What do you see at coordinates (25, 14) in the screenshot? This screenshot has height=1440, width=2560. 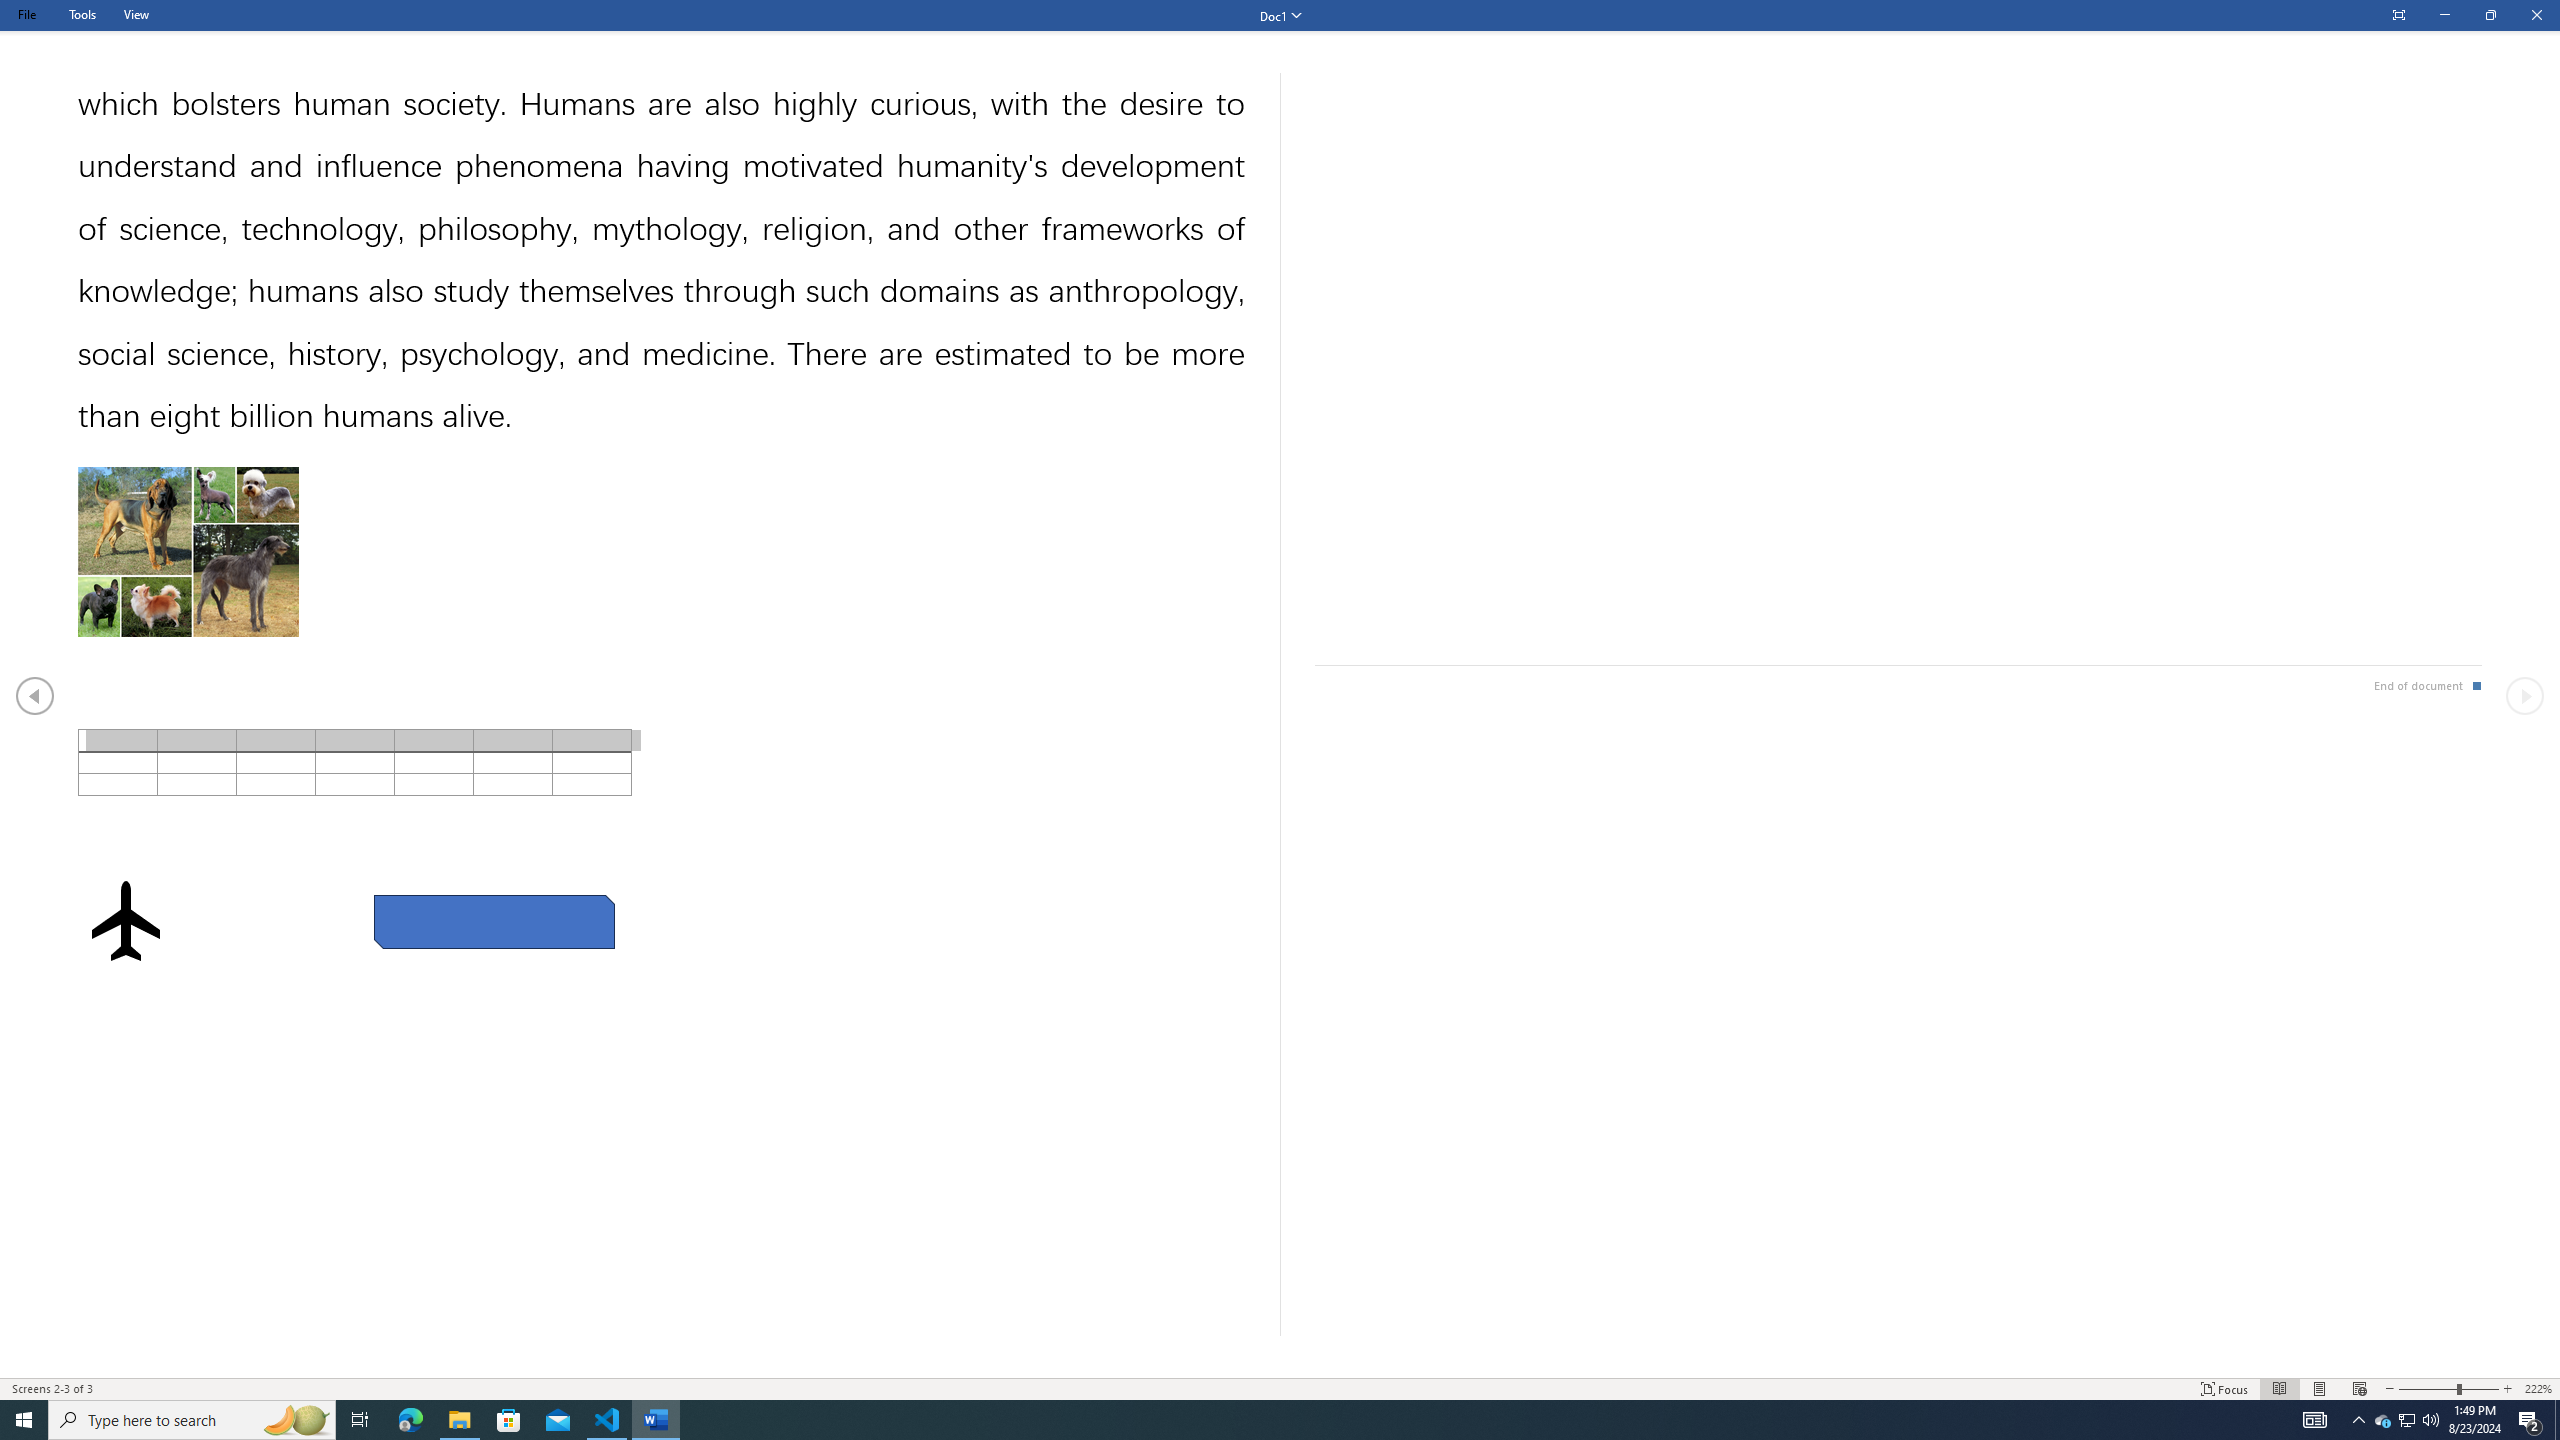 I see `'File Tab'` at bounding box center [25, 14].